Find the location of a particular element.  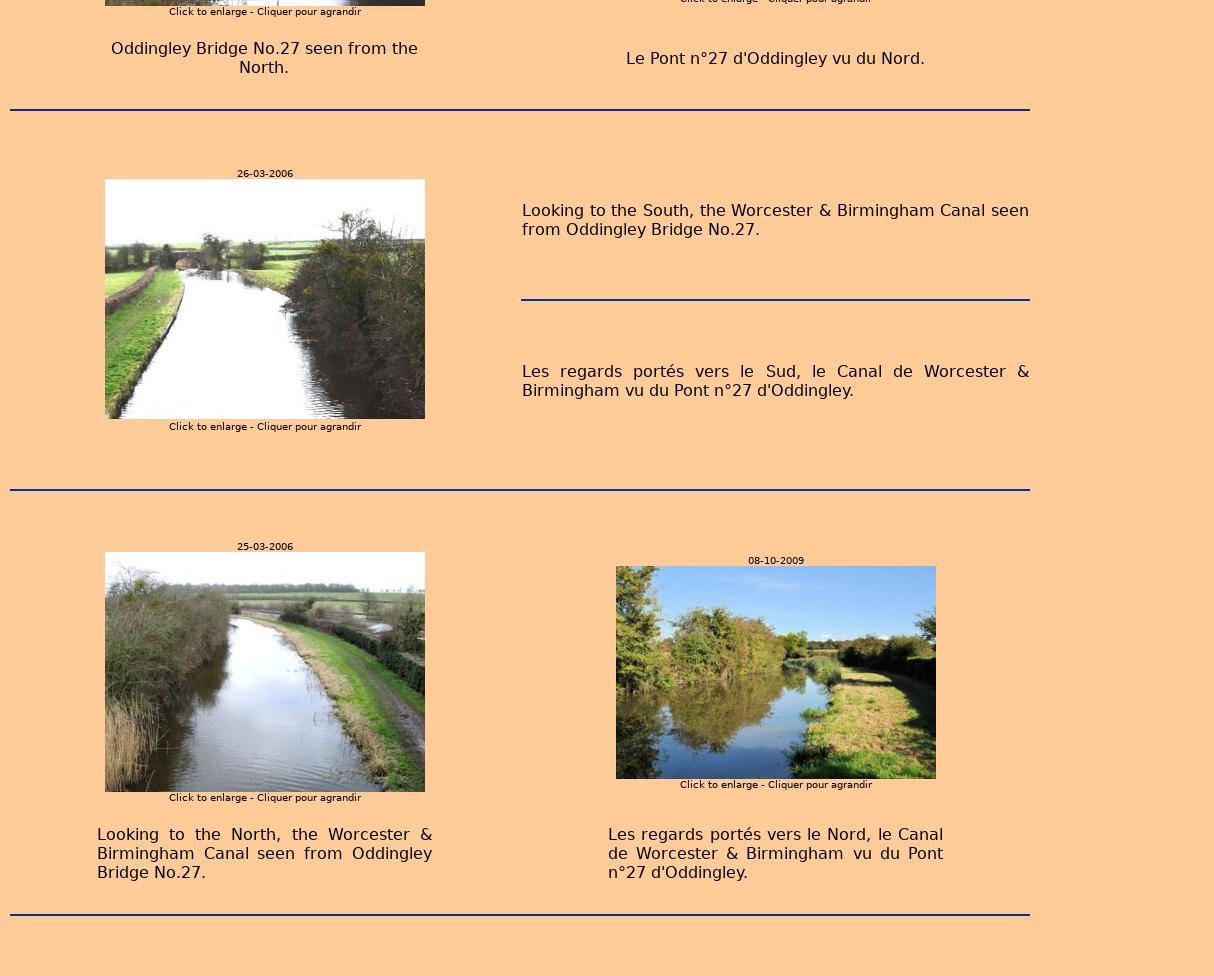

'Les regards portés vers le Sud, le Canal de Worcester & Birmingham vu du Pont n°27 d'Oddingley.' is located at coordinates (774, 378).